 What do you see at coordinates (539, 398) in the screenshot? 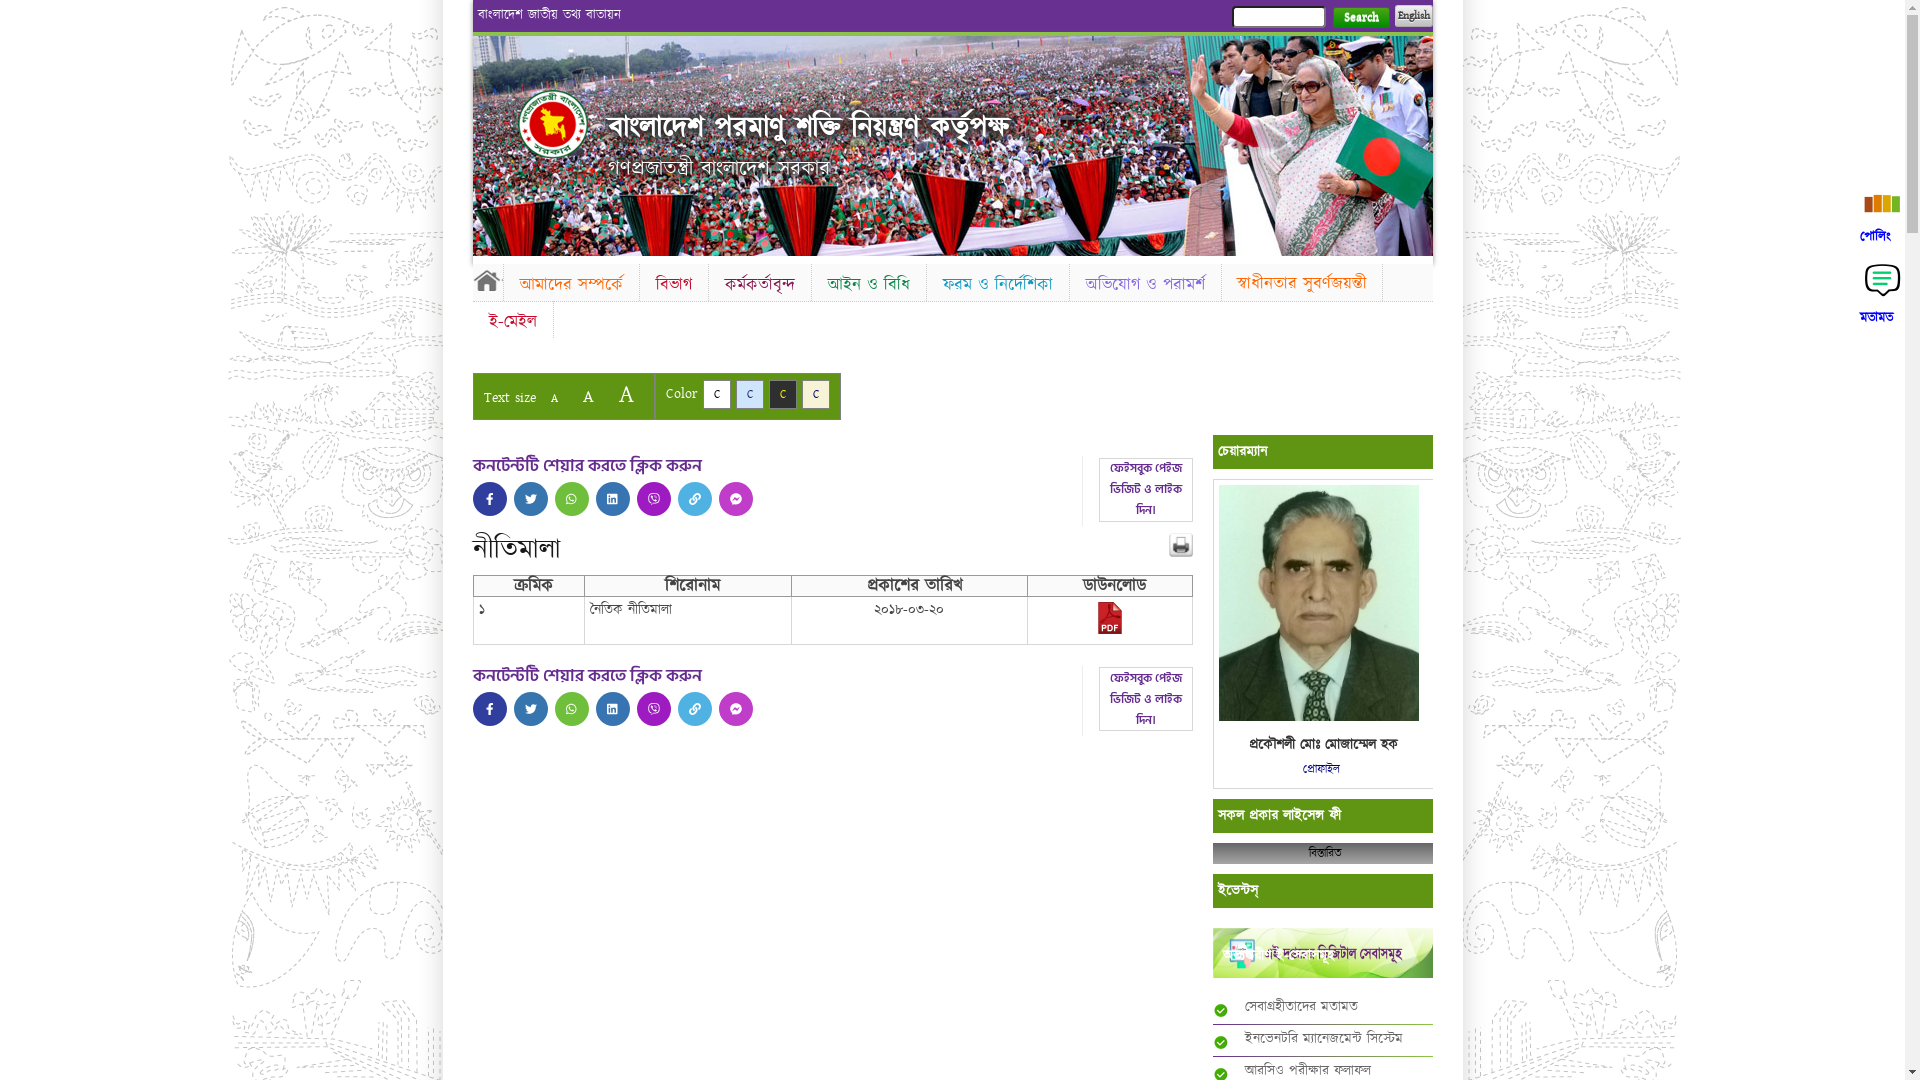
I see `'A'` at bounding box center [539, 398].